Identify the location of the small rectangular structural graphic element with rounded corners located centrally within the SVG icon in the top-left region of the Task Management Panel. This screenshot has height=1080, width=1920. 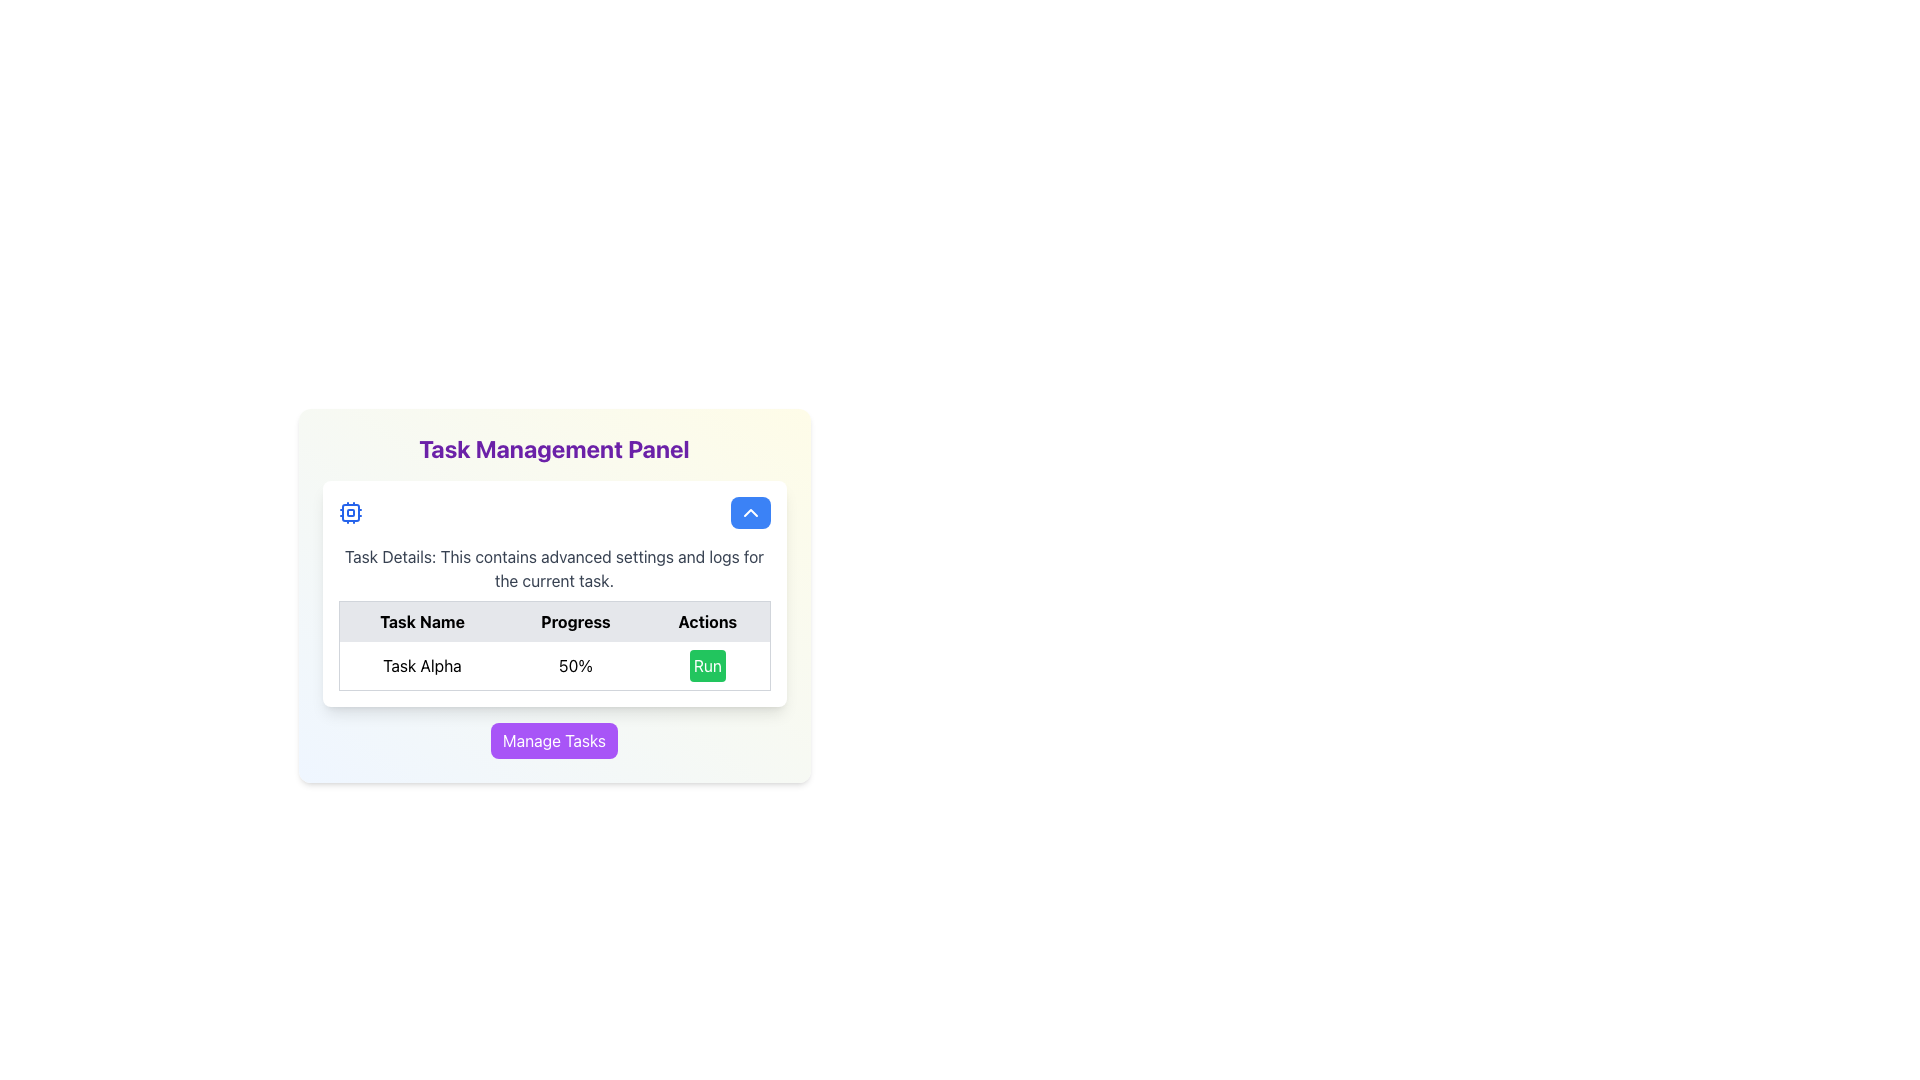
(350, 512).